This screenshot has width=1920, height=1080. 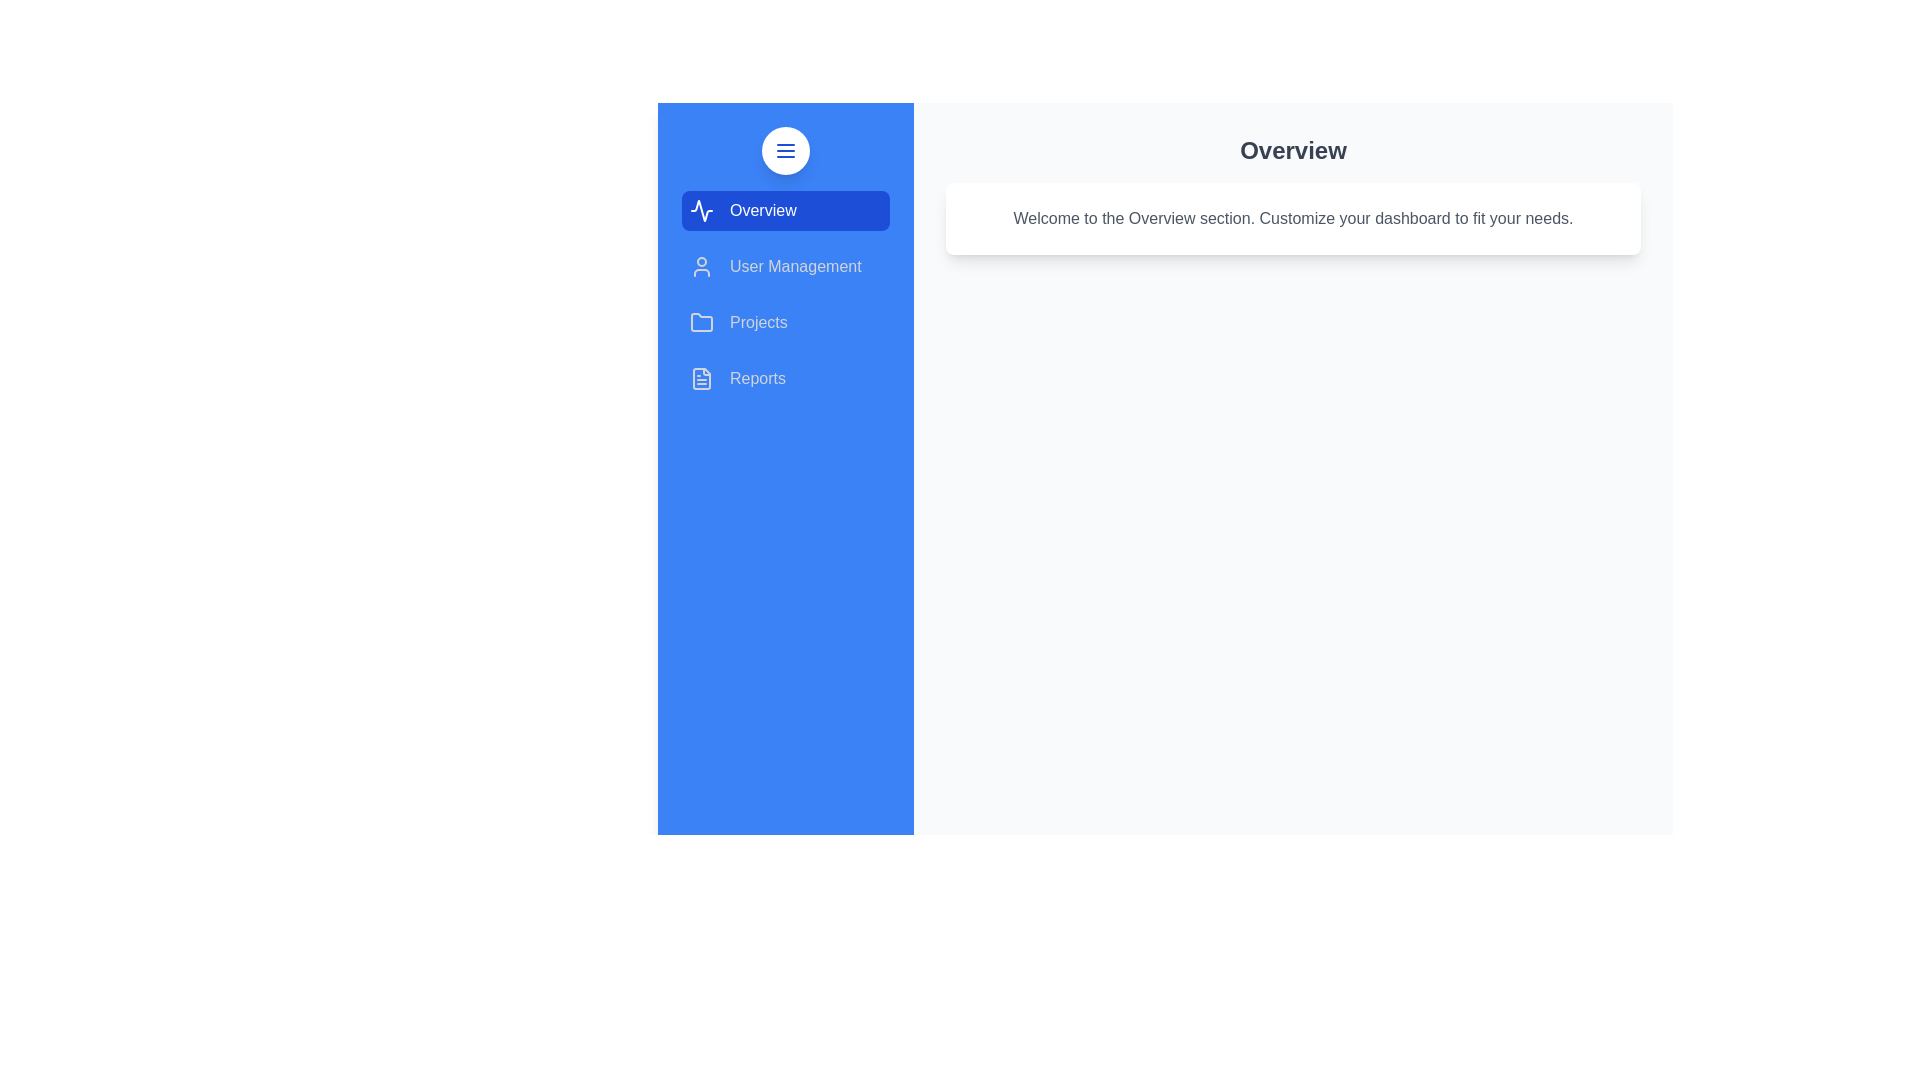 What do you see at coordinates (785, 322) in the screenshot?
I see `the sidebar section Projects` at bounding box center [785, 322].